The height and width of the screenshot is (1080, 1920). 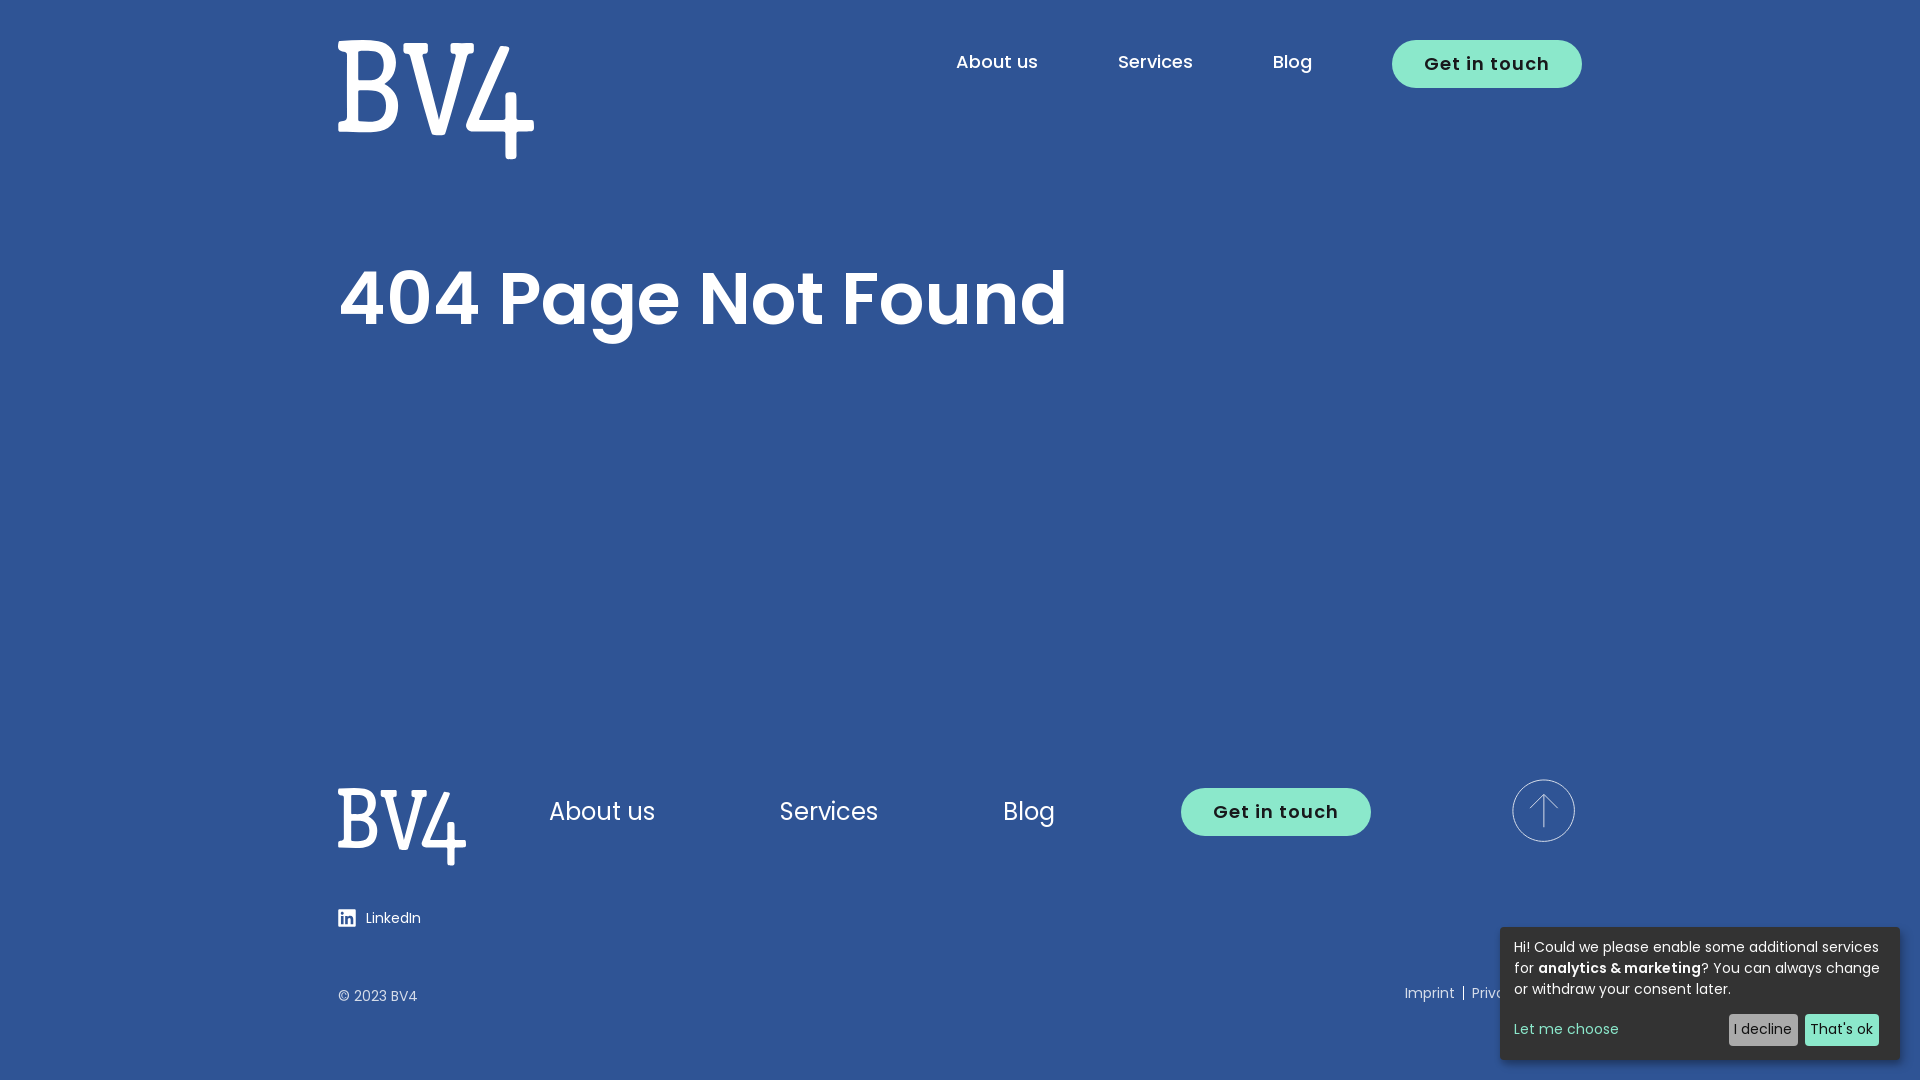 I want to click on 'That's ok', so click(x=1841, y=1029).